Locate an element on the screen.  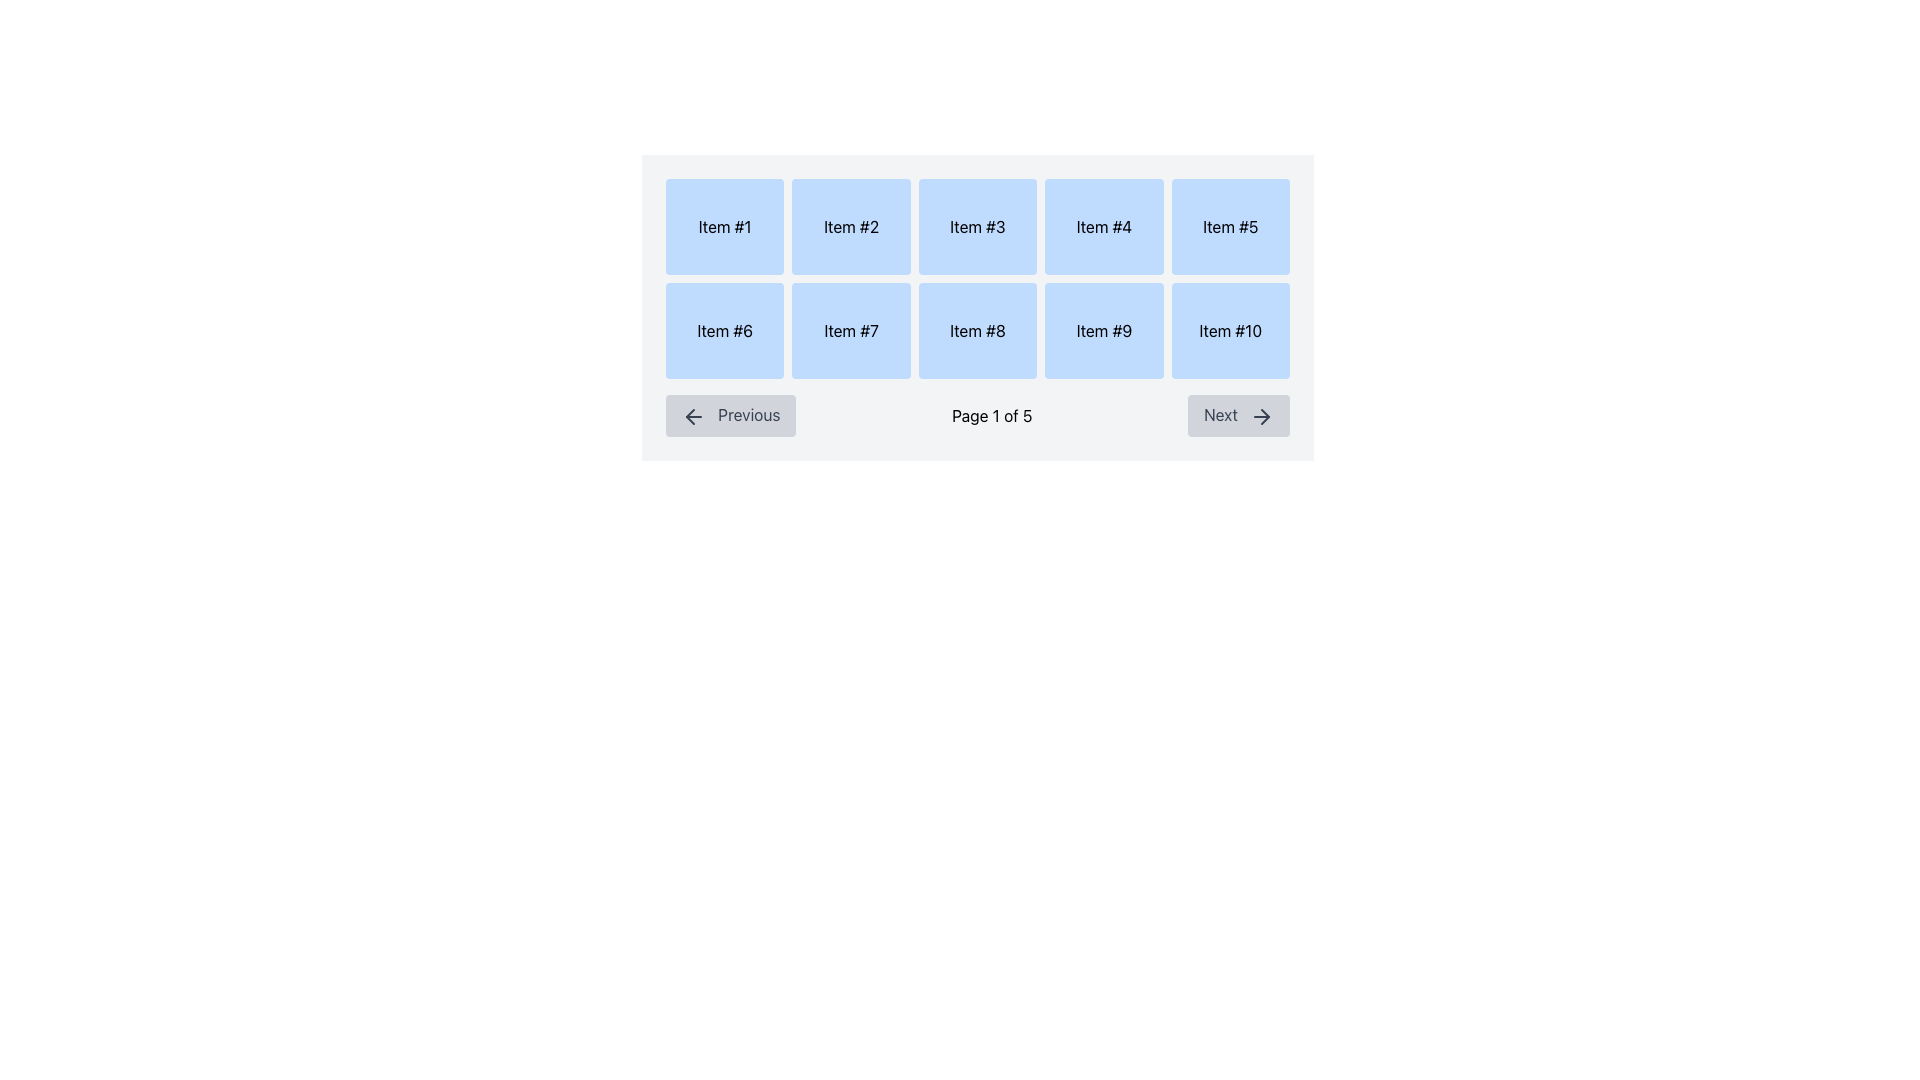
the 'Next' button with a gray background and rounded corners, located at the bottom-right of the interface is located at coordinates (1238, 414).